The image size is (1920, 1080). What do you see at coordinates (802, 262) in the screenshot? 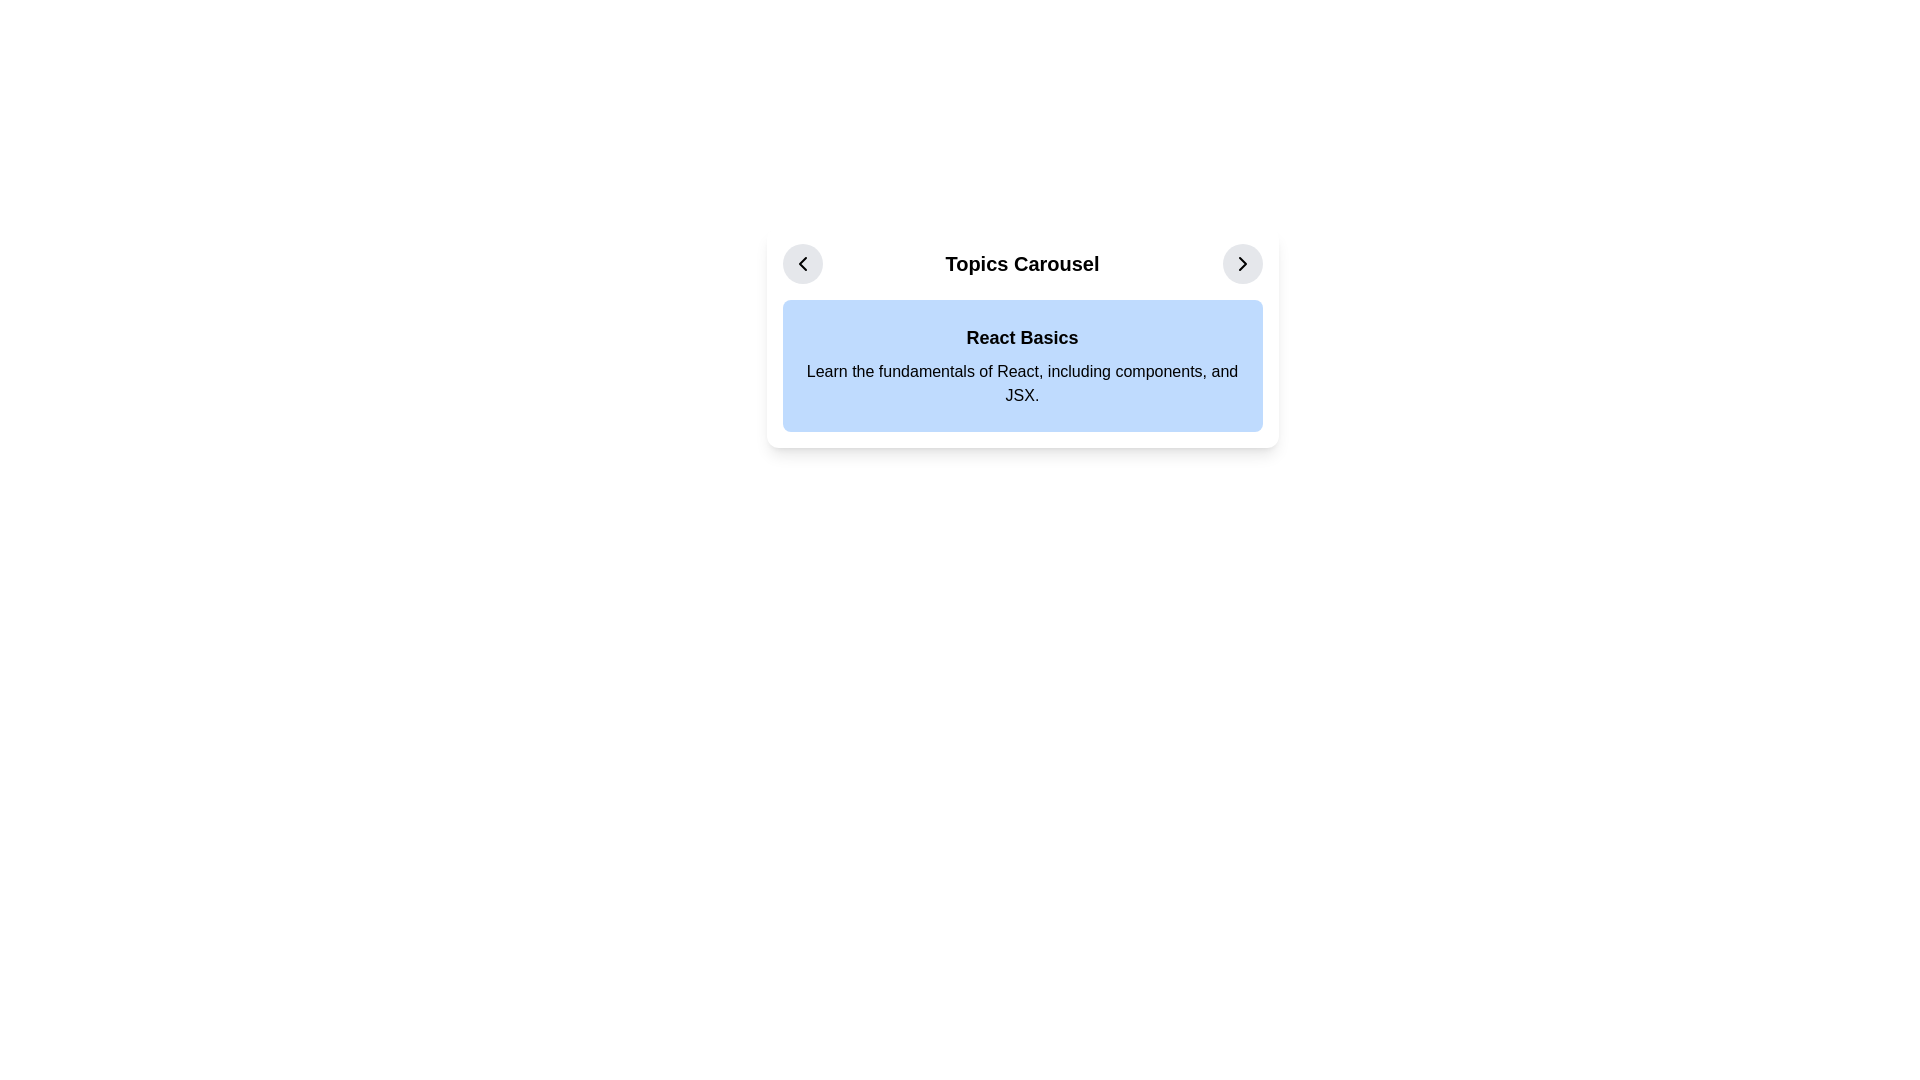
I see `the chevron icon` at bounding box center [802, 262].